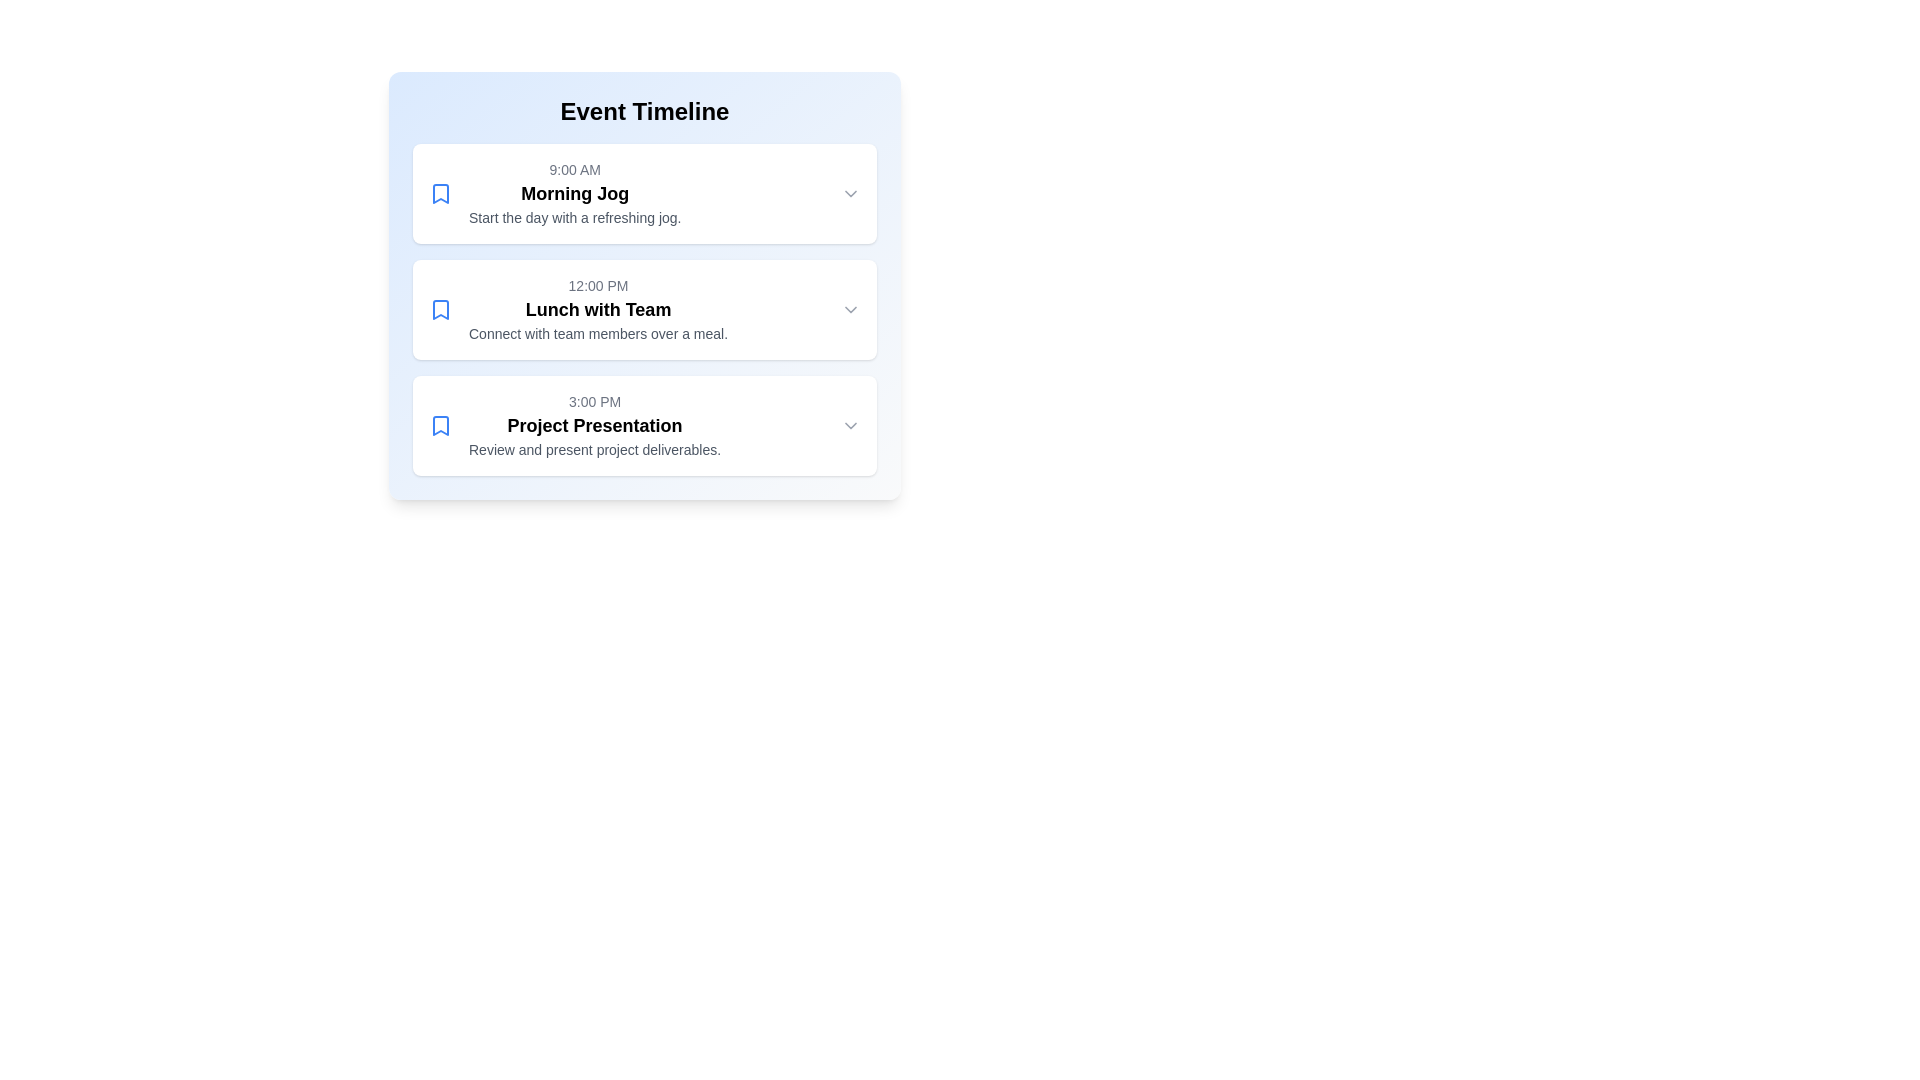  What do you see at coordinates (597, 309) in the screenshot?
I see `the bold text label 'Lunch with Team', which is positioned between the '12:00 PM' timestamp and the event description in the second event block` at bounding box center [597, 309].